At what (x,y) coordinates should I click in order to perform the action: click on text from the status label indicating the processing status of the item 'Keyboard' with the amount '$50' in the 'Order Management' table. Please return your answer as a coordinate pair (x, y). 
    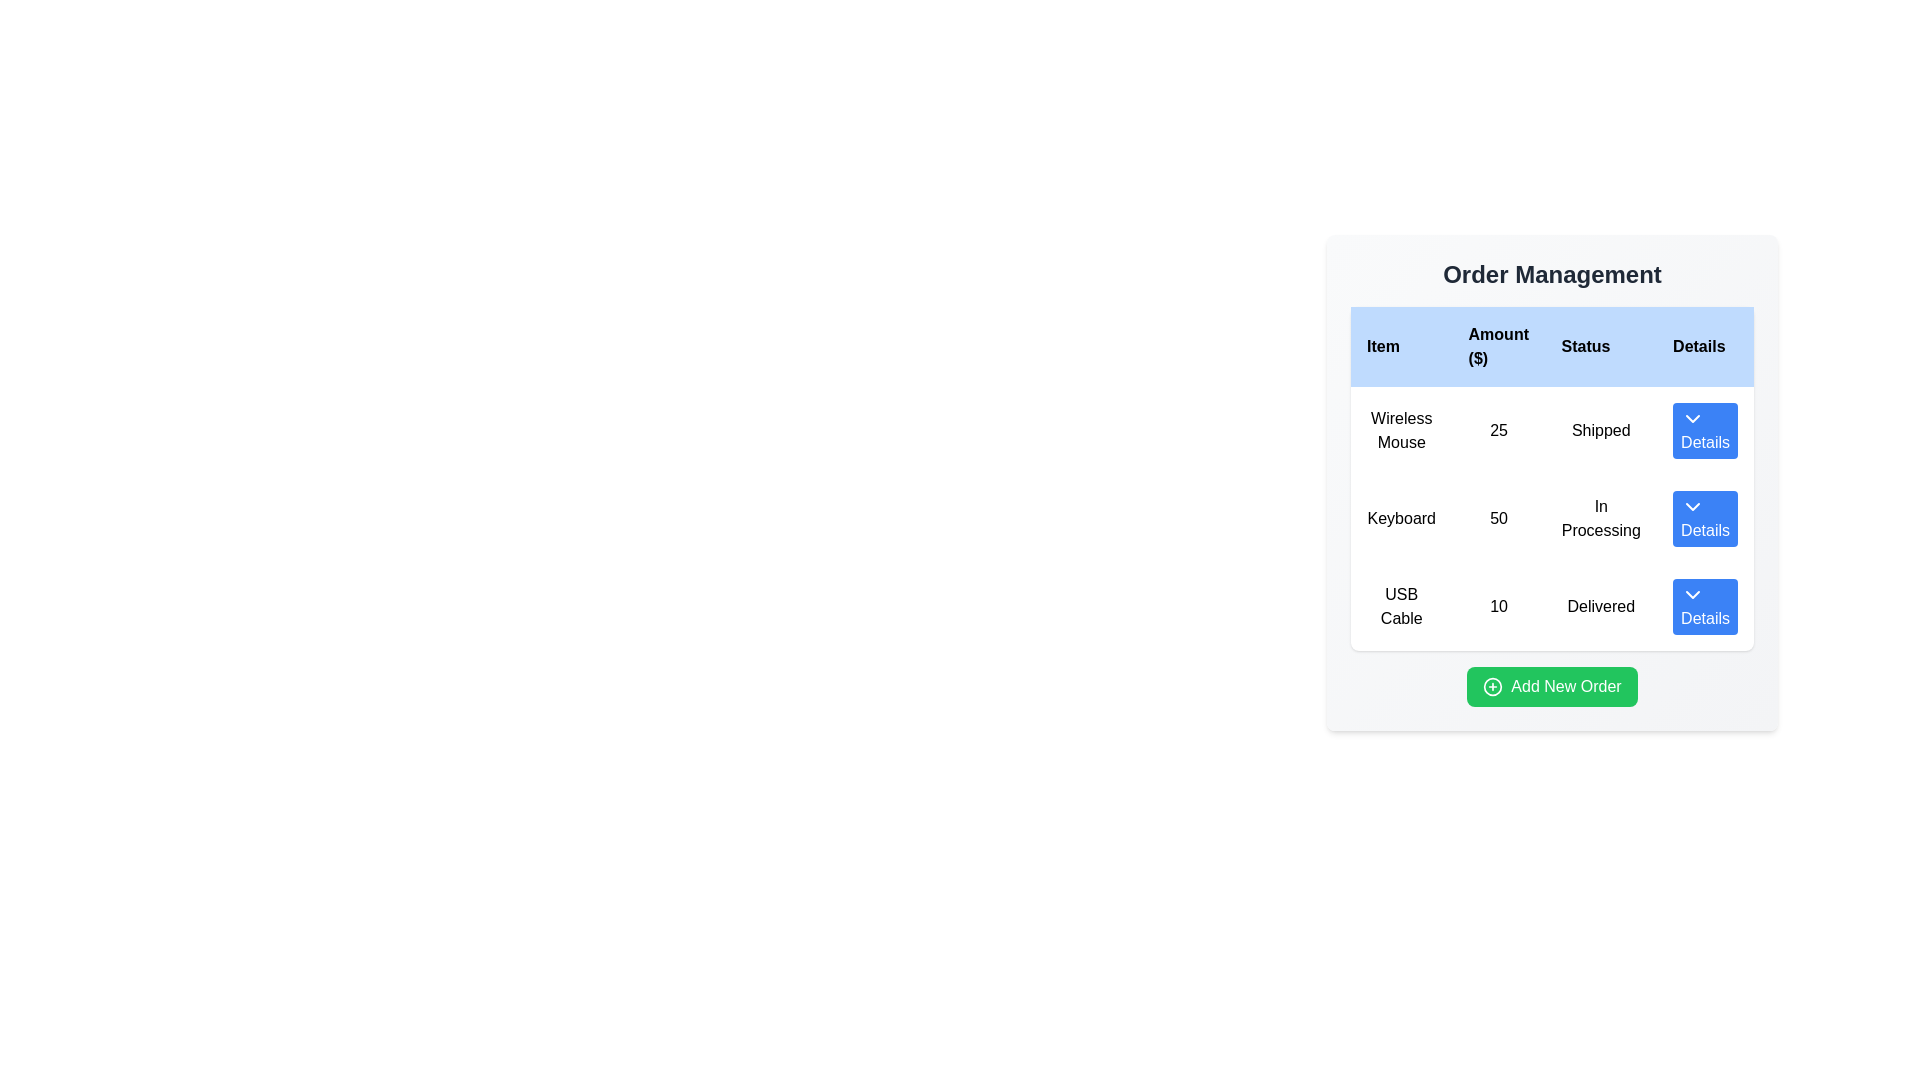
    Looking at the image, I should click on (1601, 518).